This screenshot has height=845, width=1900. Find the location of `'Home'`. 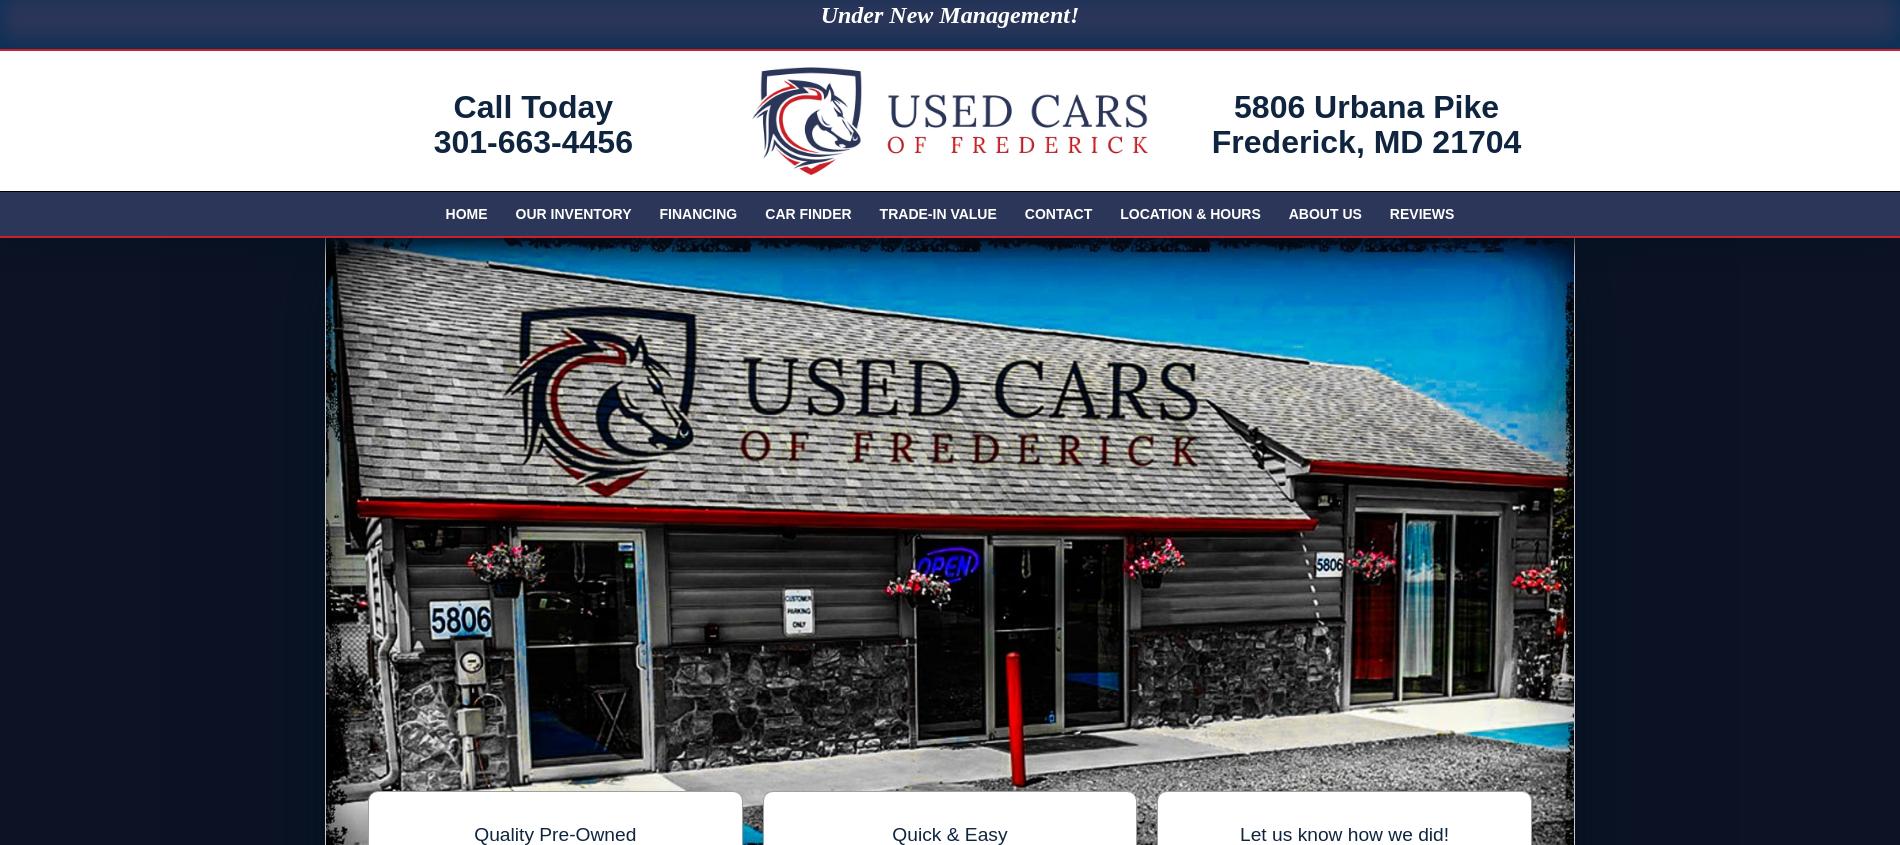

'Home' is located at coordinates (465, 213).